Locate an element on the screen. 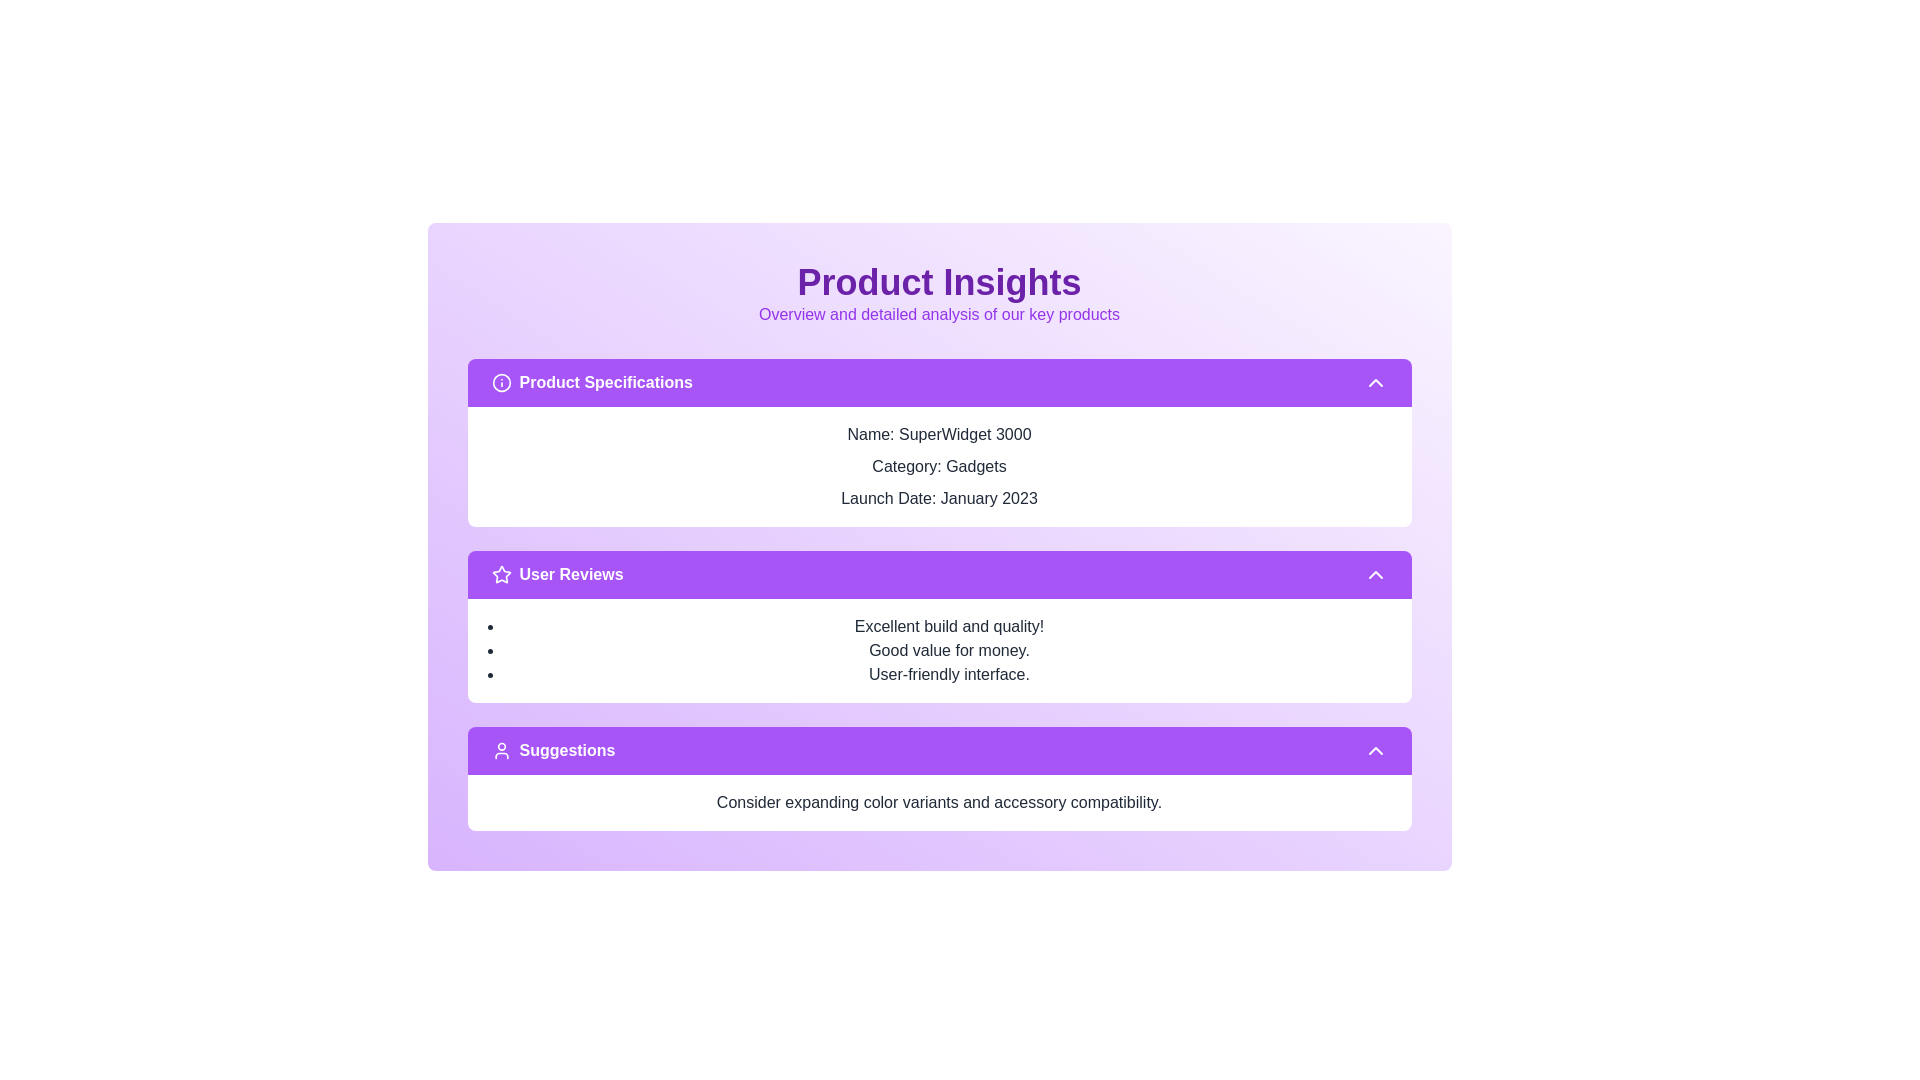 This screenshot has width=1920, height=1080. user reviews displayed in the Information Display Section, which has a purple header titled 'User Reviews' and contains three review statements is located at coordinates (938, 626).